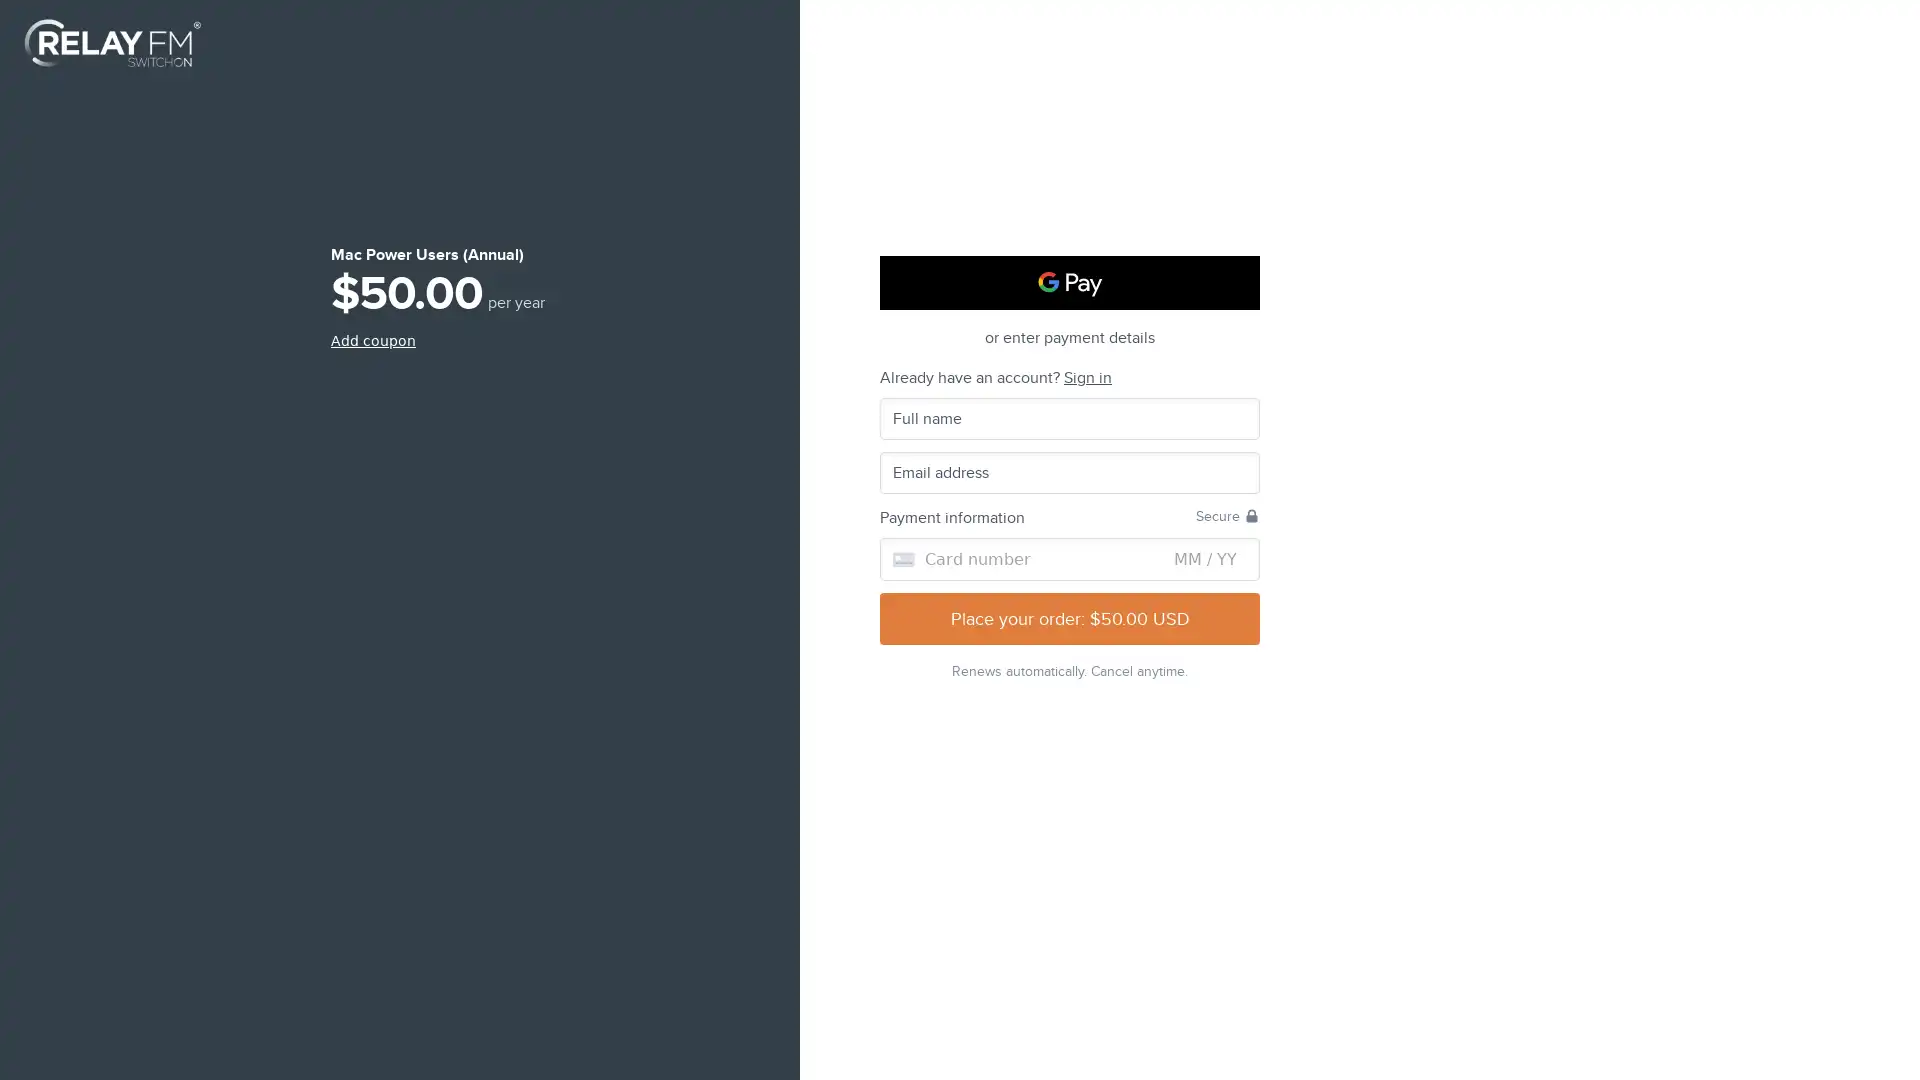 This screenshot has width=1920, height=1080. Describe the element at coordinates (1069, 617) in the screenshot. I see `Place your order: $50.00 USD` at that location.